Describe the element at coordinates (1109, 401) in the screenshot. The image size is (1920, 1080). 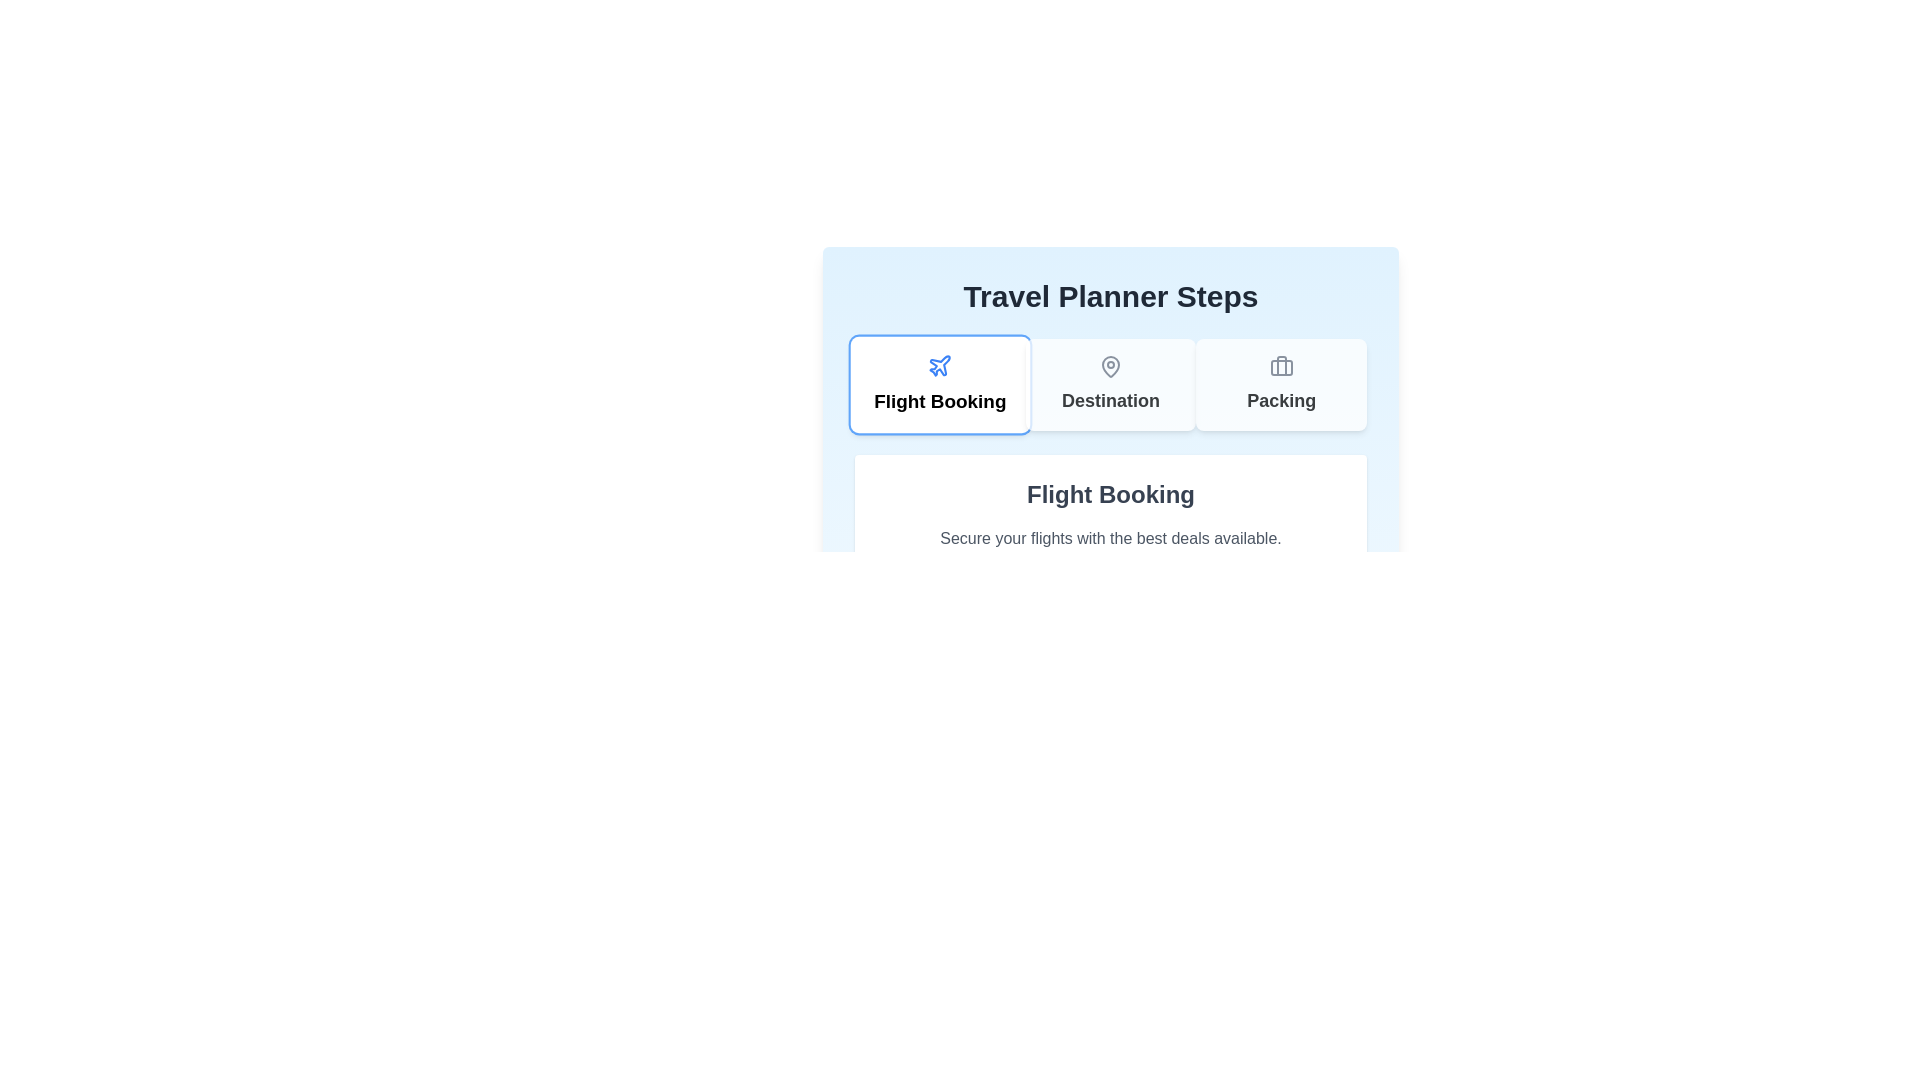
I see `'Destination' text label, which serves as a title for the second step in a multi-step travel planning interface, centrally located between 'Flight Booking' and 'Packing'` at that location.